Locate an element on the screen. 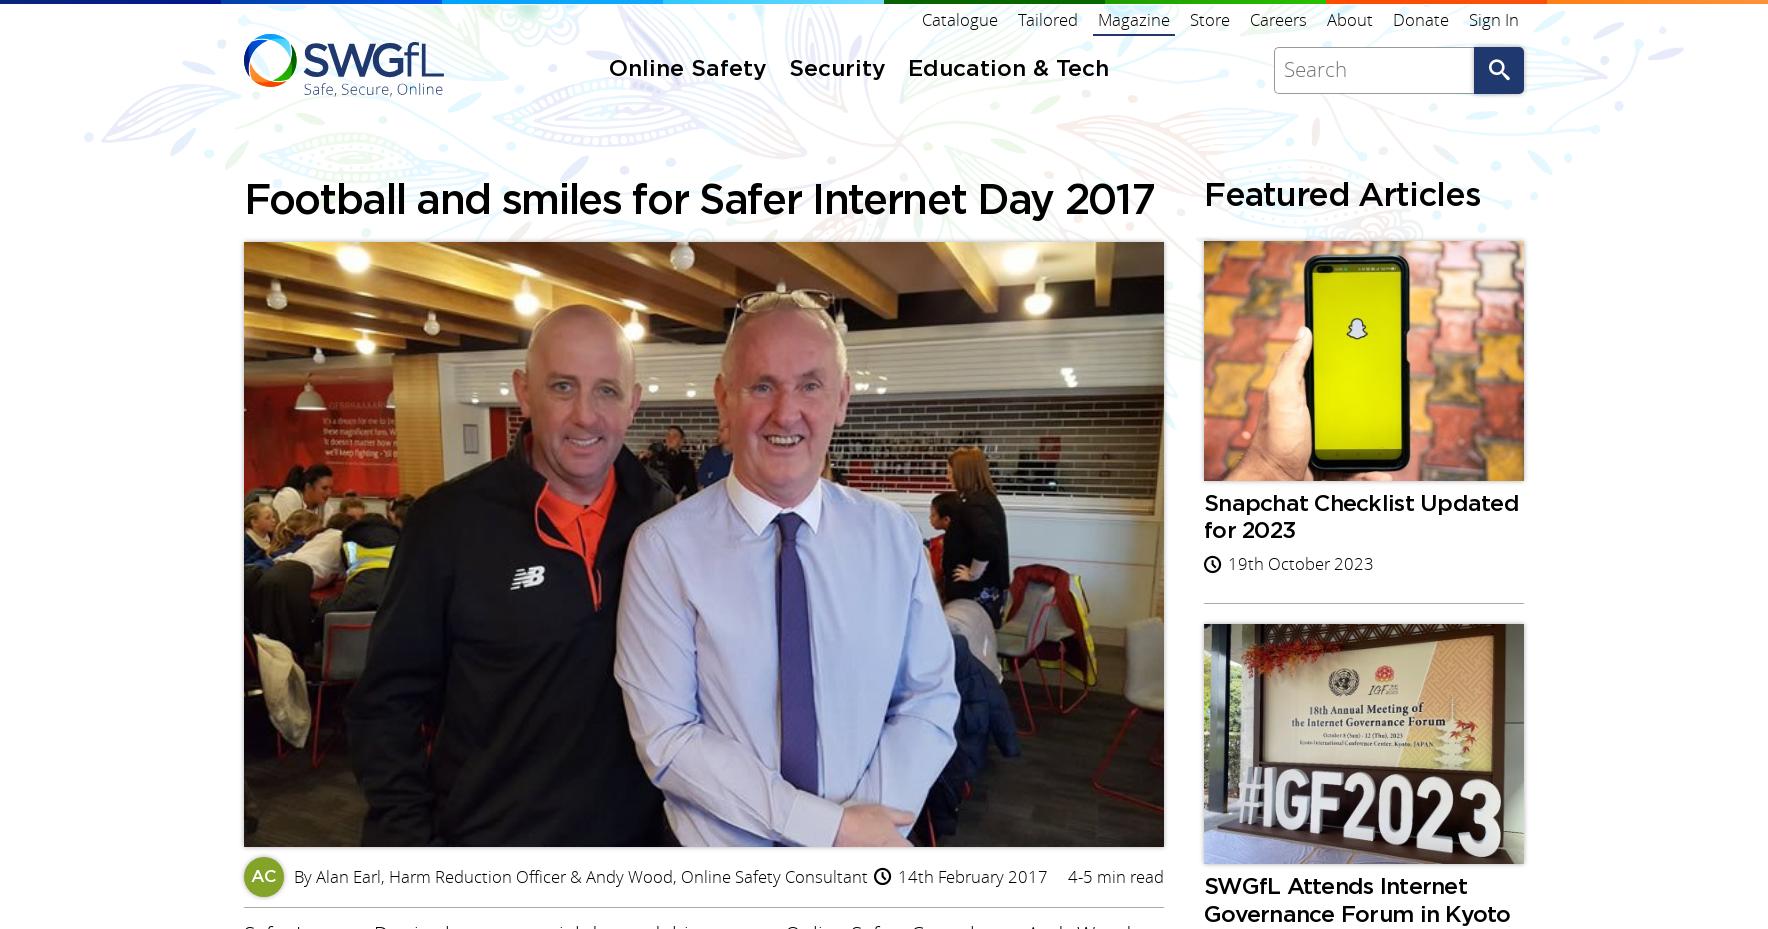 Image resolution: width=1768 pixels, height=929 pixels. 'Snapchat Checklist Updated for 2023' is located at coordinates (705, 299).